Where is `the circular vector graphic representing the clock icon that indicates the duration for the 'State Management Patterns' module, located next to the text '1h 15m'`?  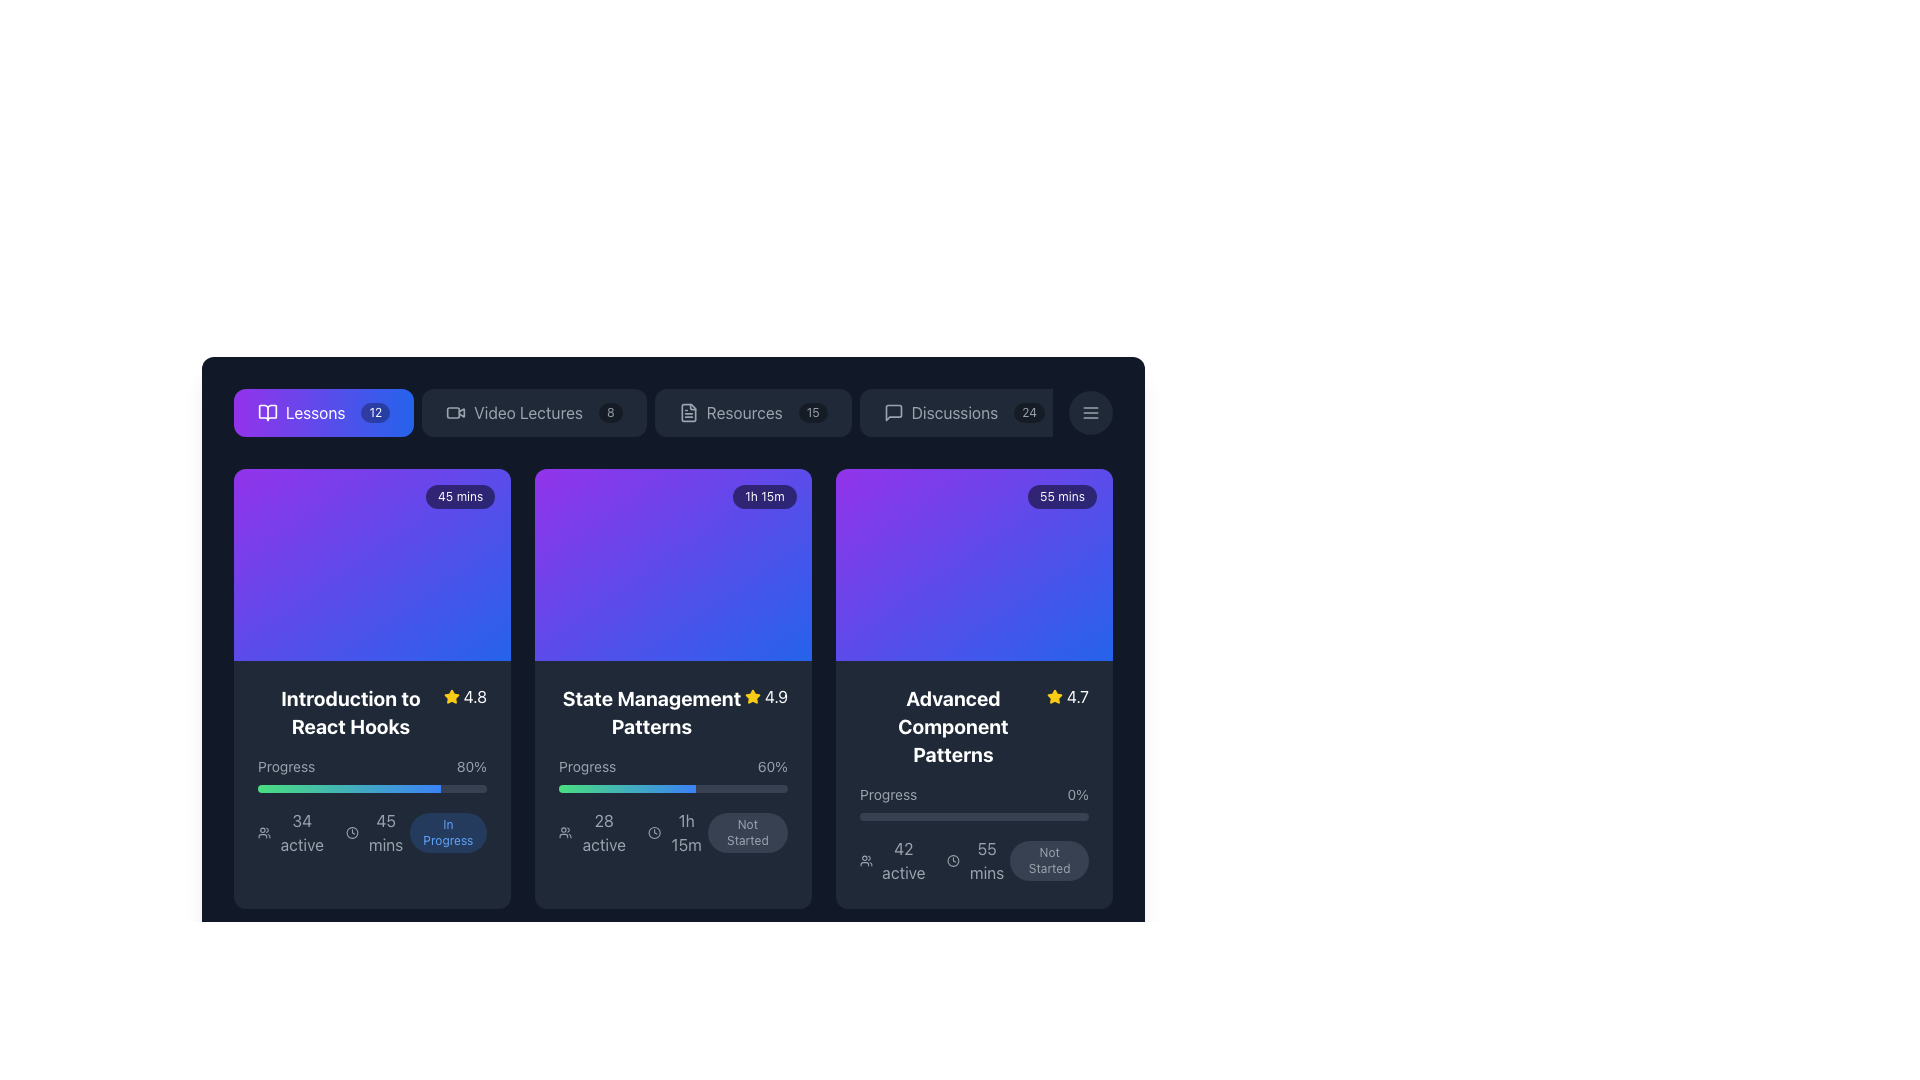 the circular vector graphic representing the clock icon that indicates the duration for the 'State Management Patterns' module, located next to the text '1h 15m' is located at coordinates (654, 833).